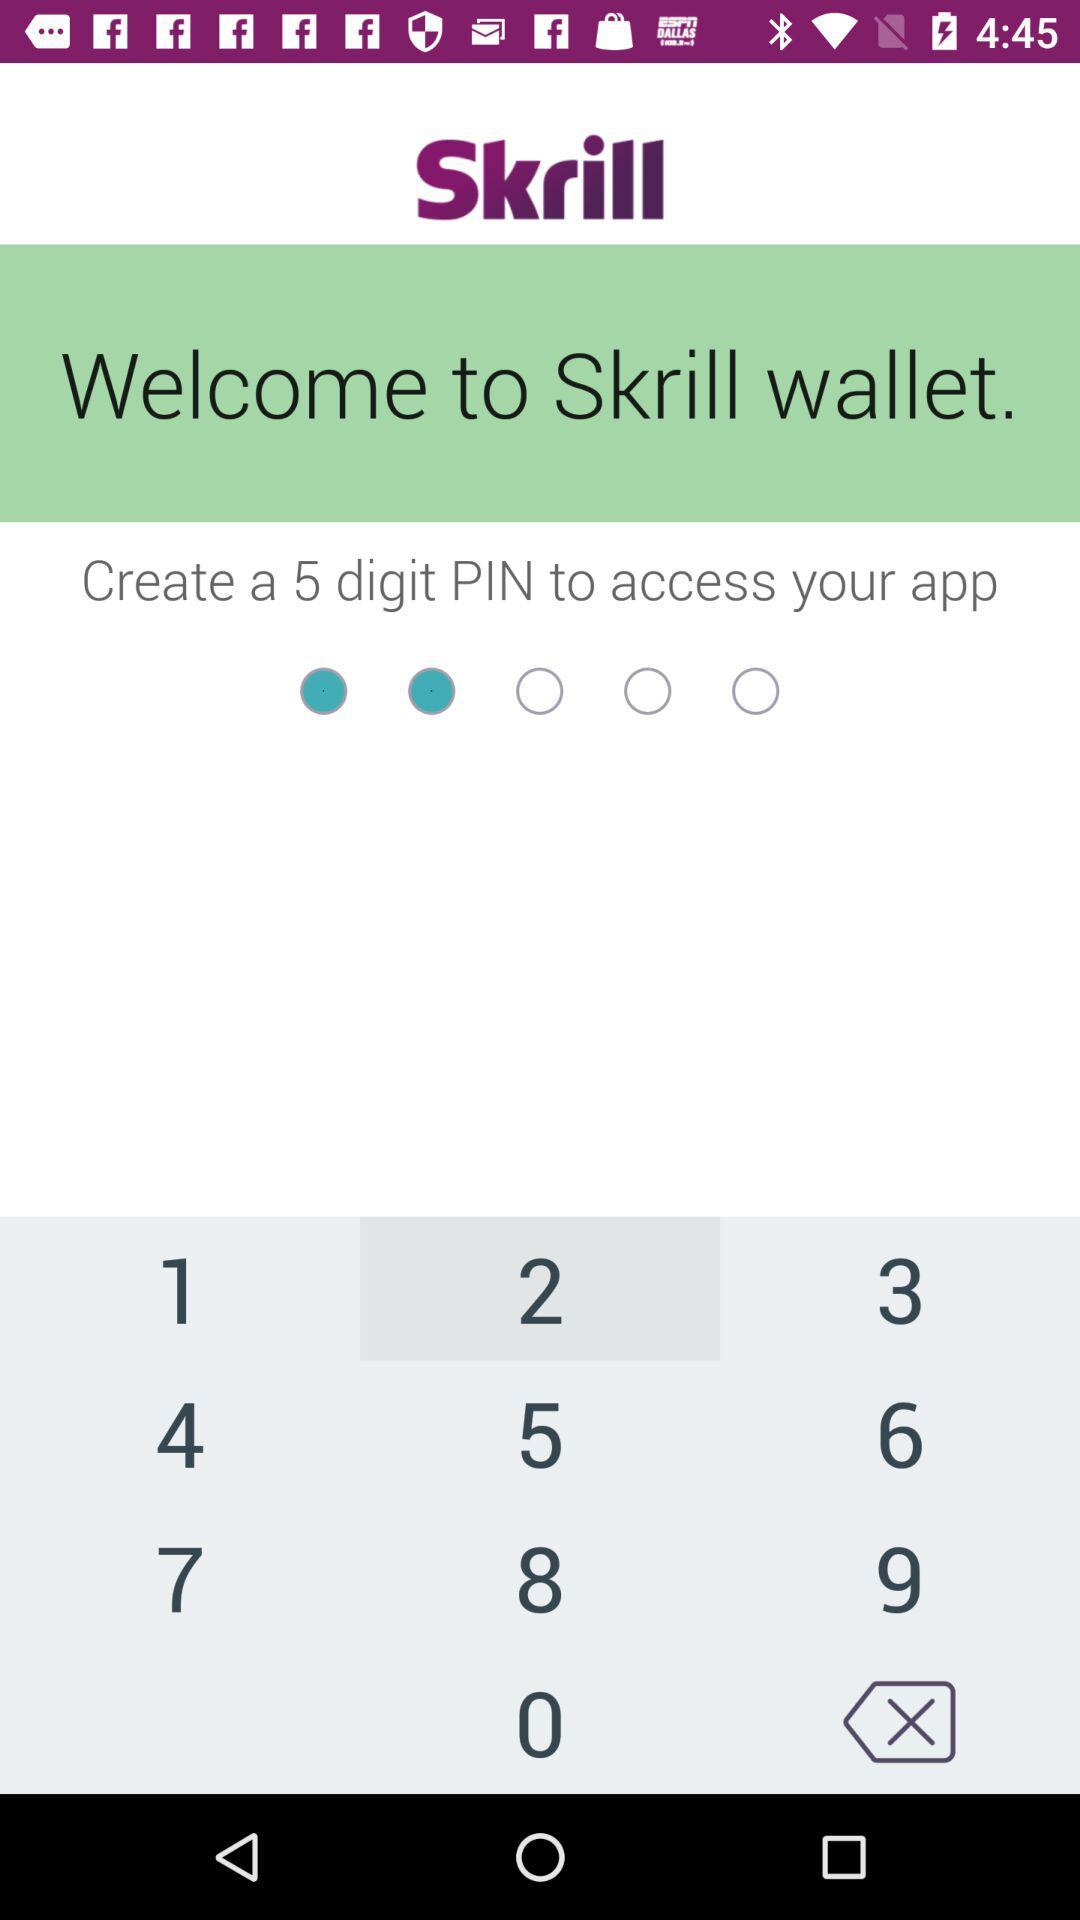 This screenshot has width=1080, height=1920. Describe the element at coordinates (540, 1720) in the screenshot. I see `the 0 icon` at that location.